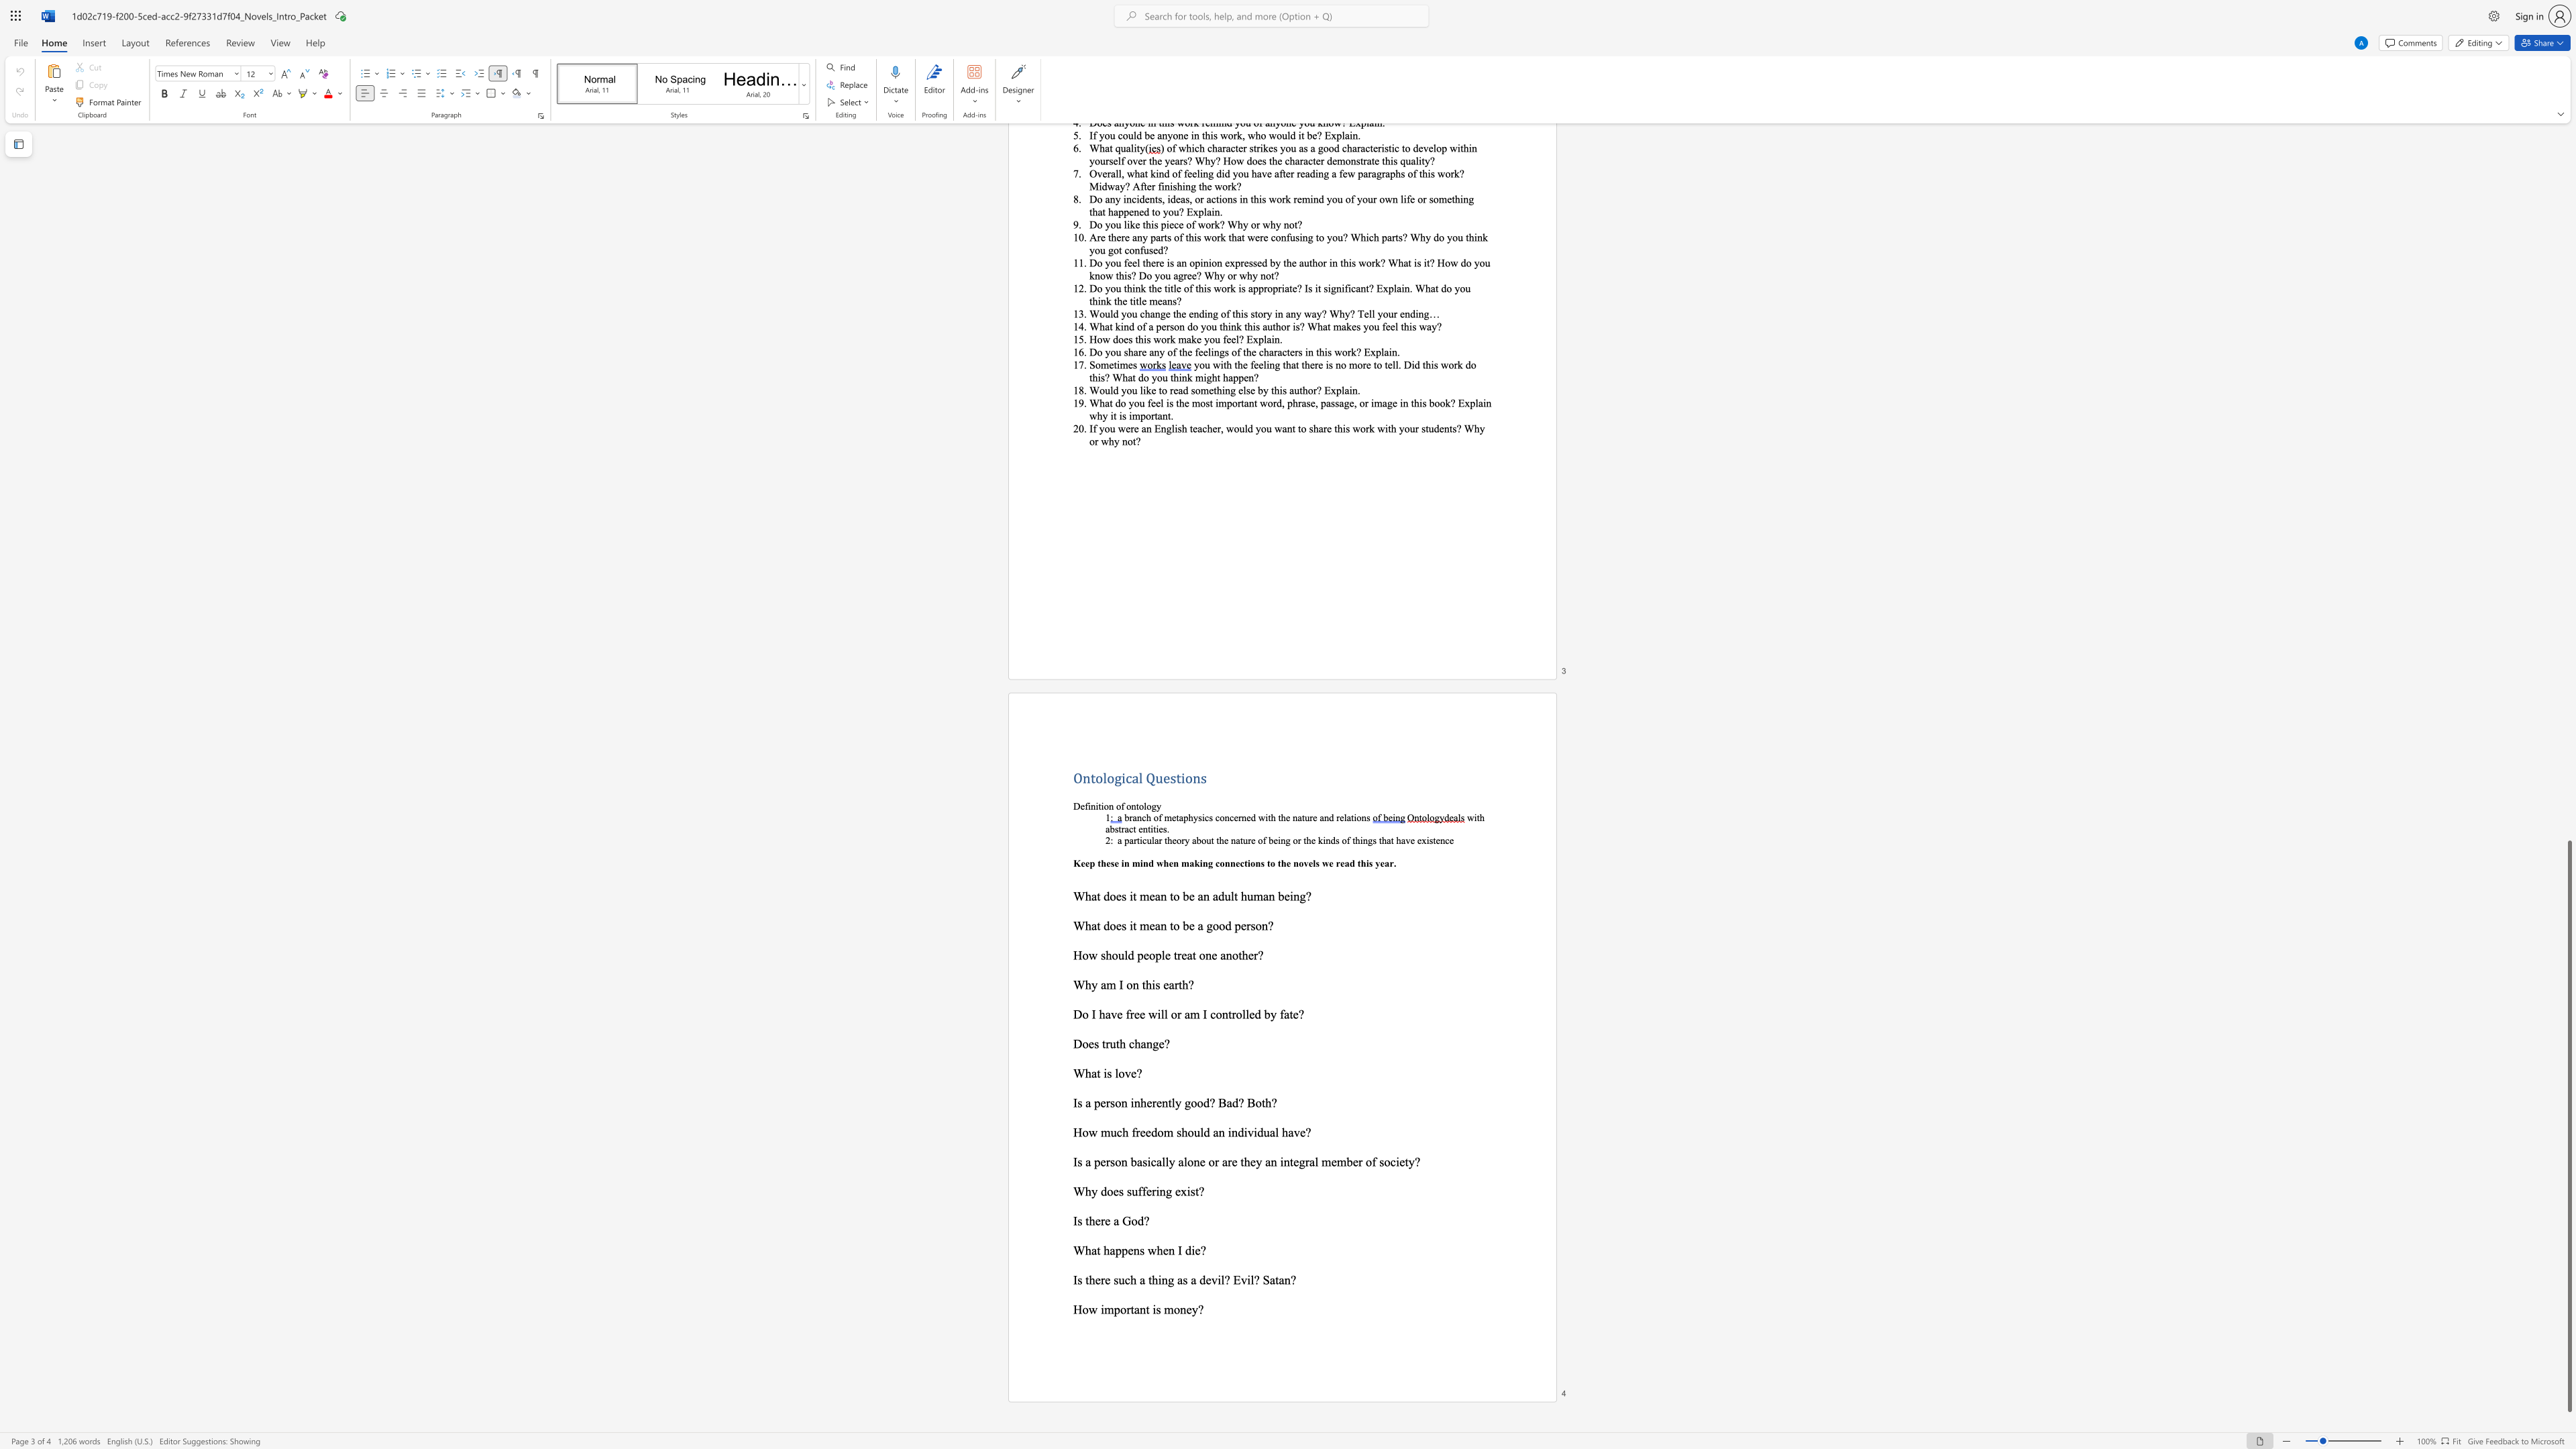 The image size is (2576, 1449). I want to click on the 1th character "s" in the text, so click(1200, 816).